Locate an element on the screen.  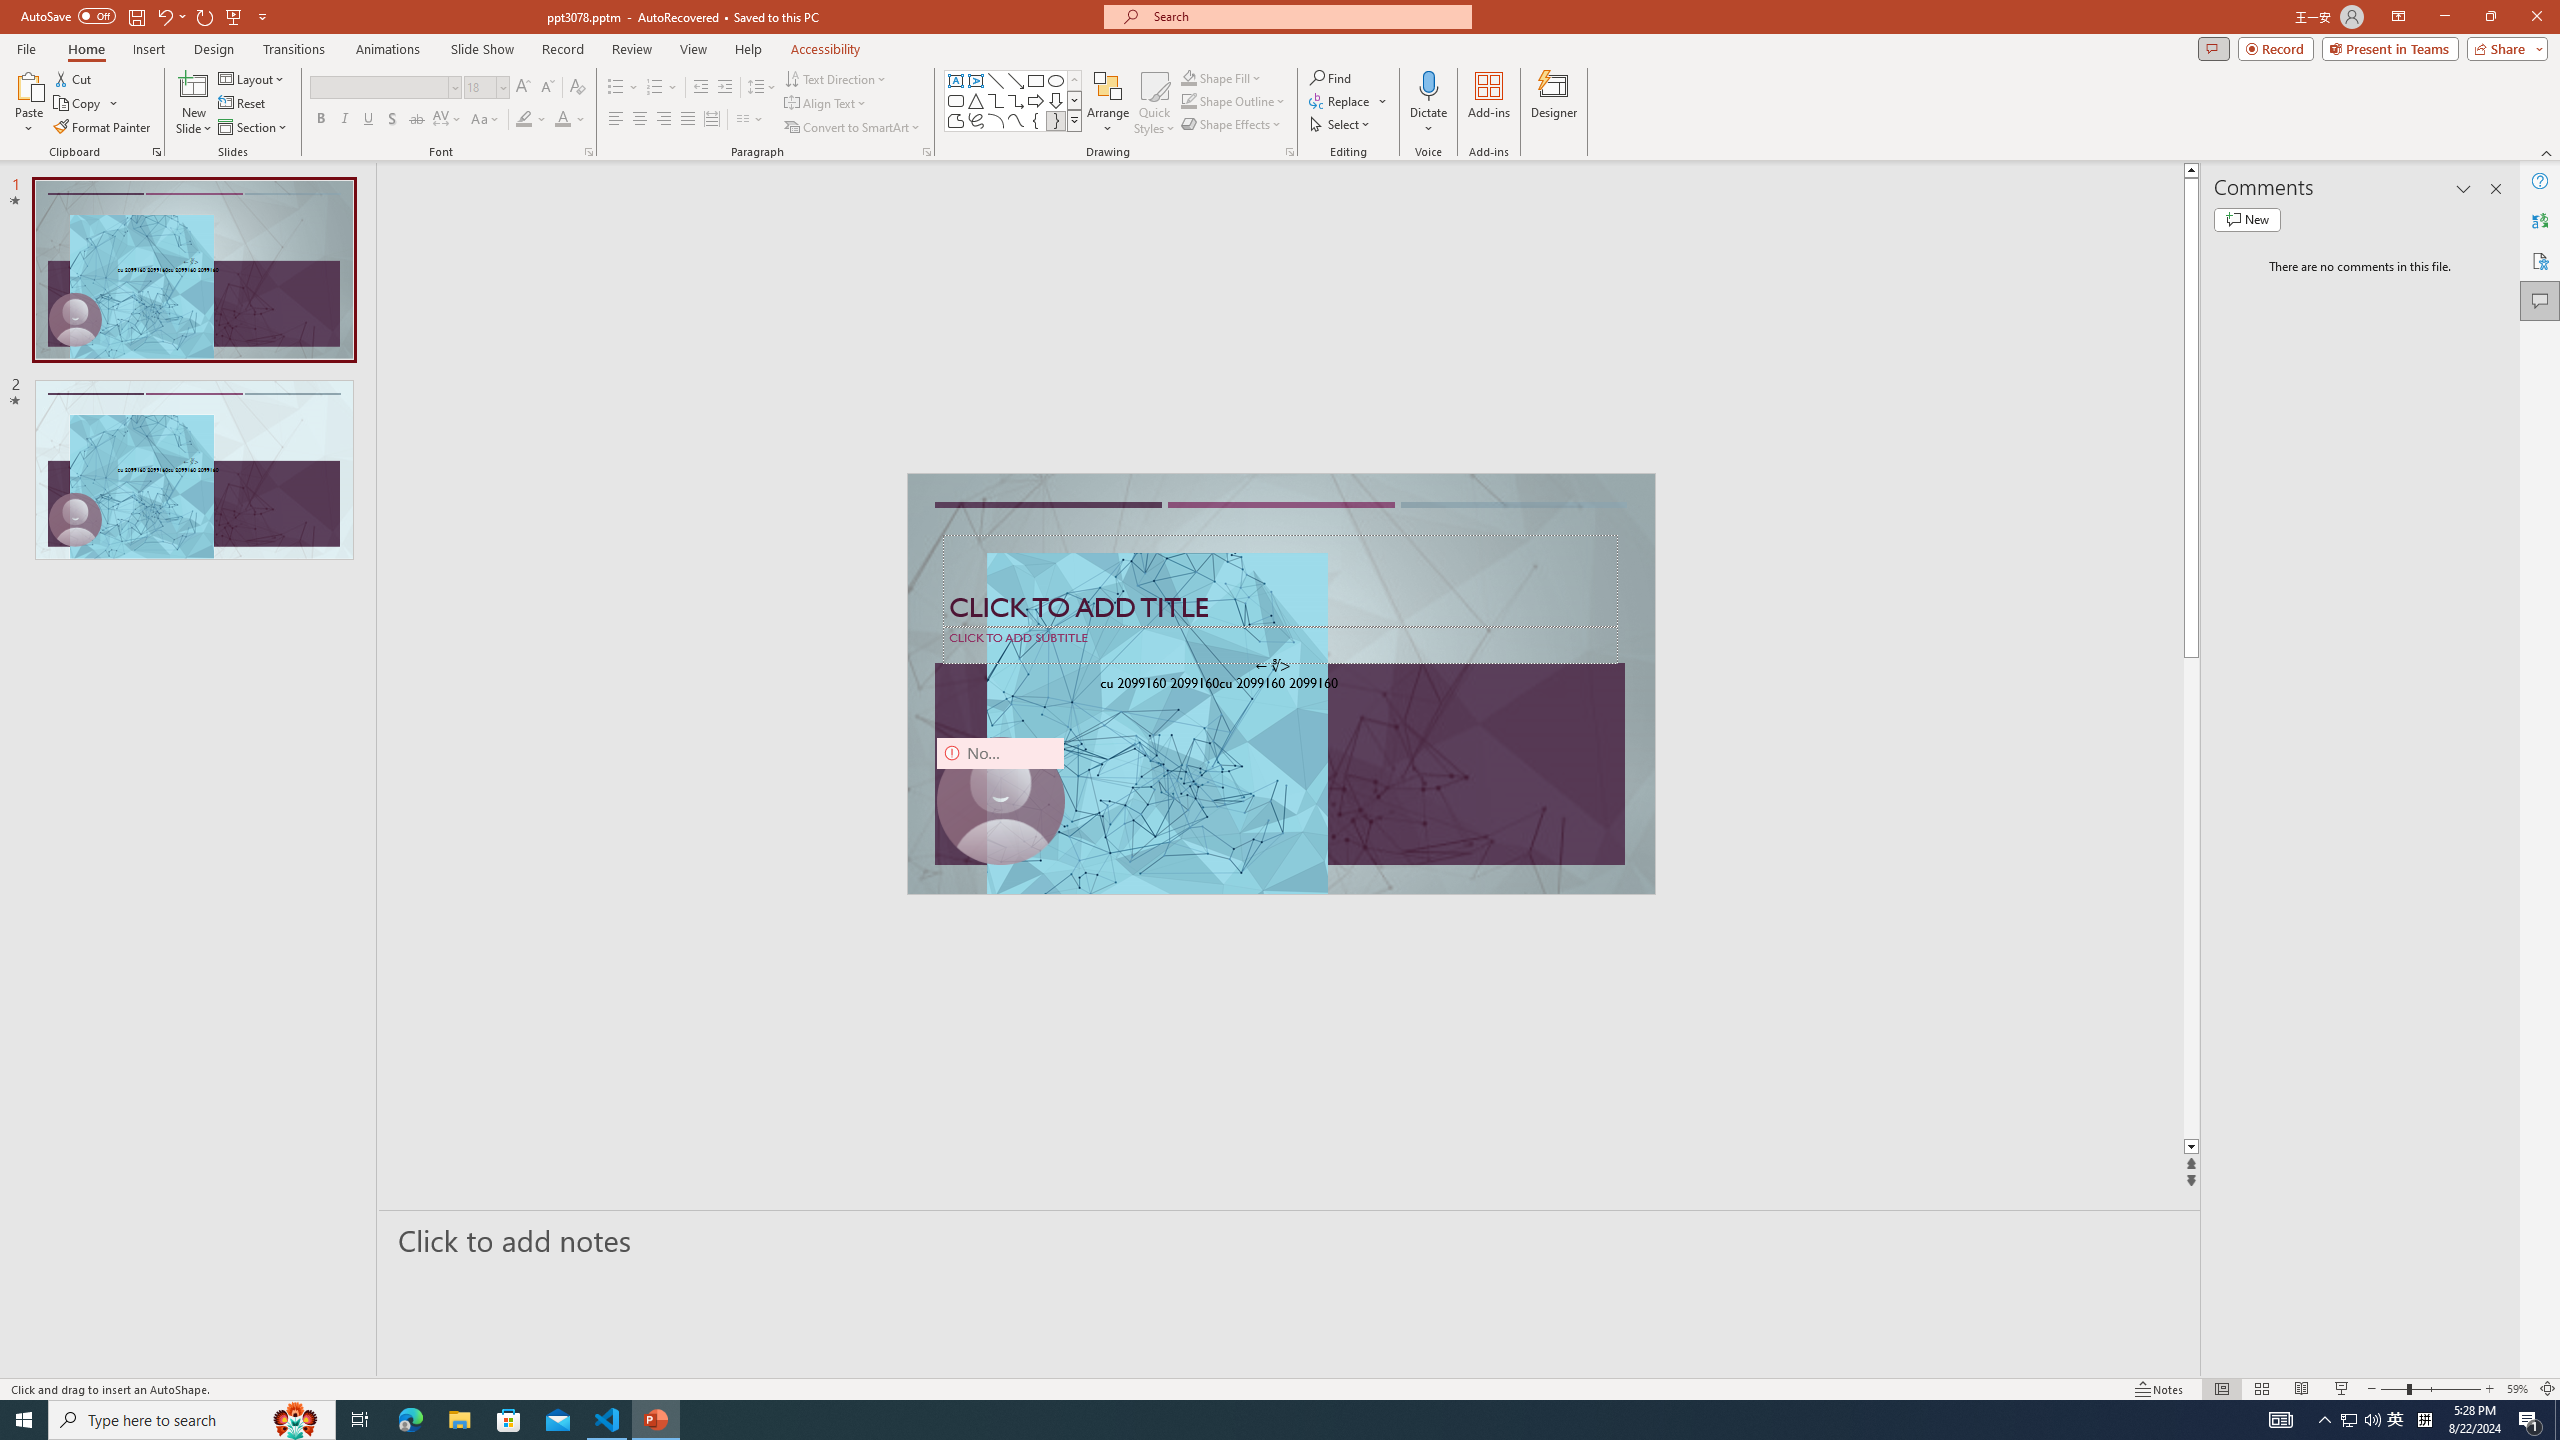
'Office Clipboard...' is located at coordinates (155, 150).